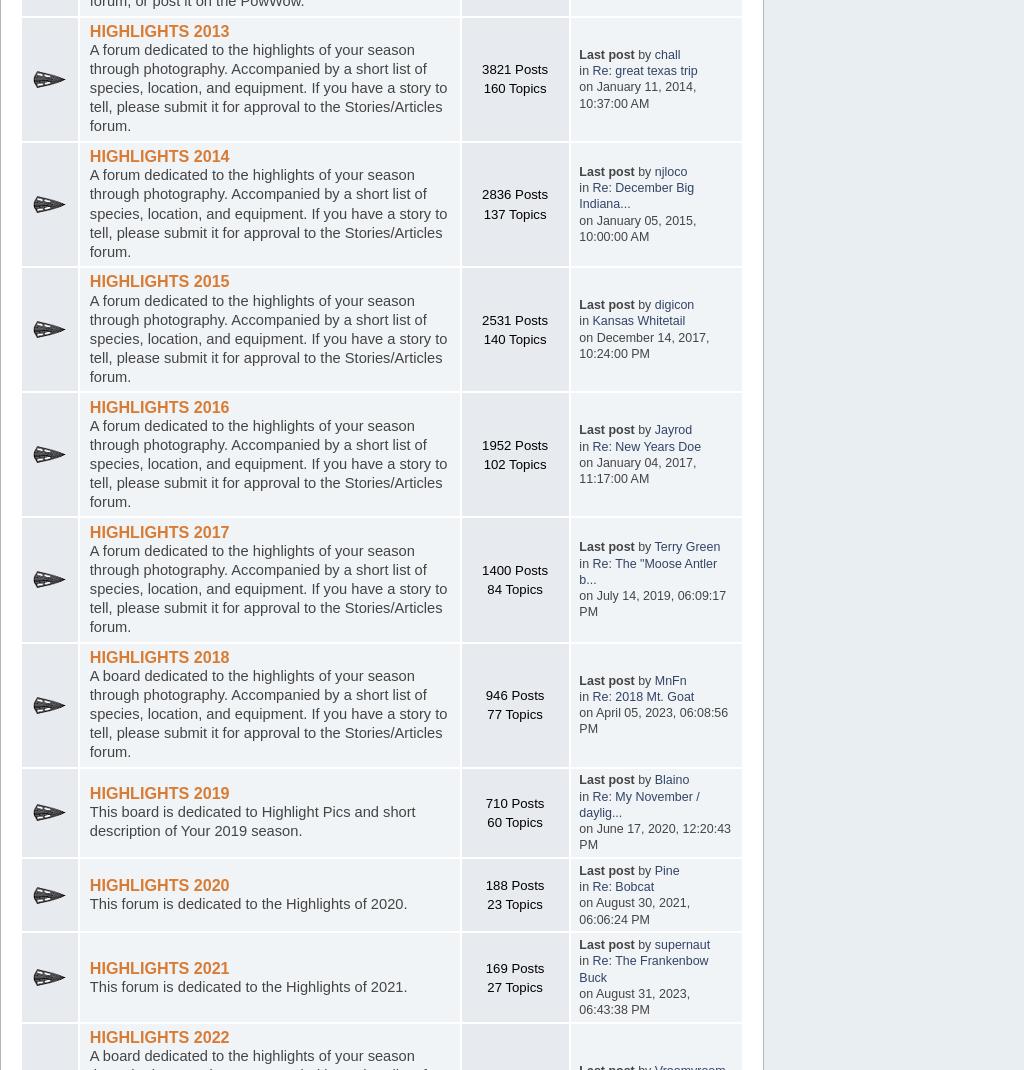  What do you see at coordinates (642, 967) in the screenshot?
I see `'Re: The Frankenbow Buck'` at bounding box center [642, 967].